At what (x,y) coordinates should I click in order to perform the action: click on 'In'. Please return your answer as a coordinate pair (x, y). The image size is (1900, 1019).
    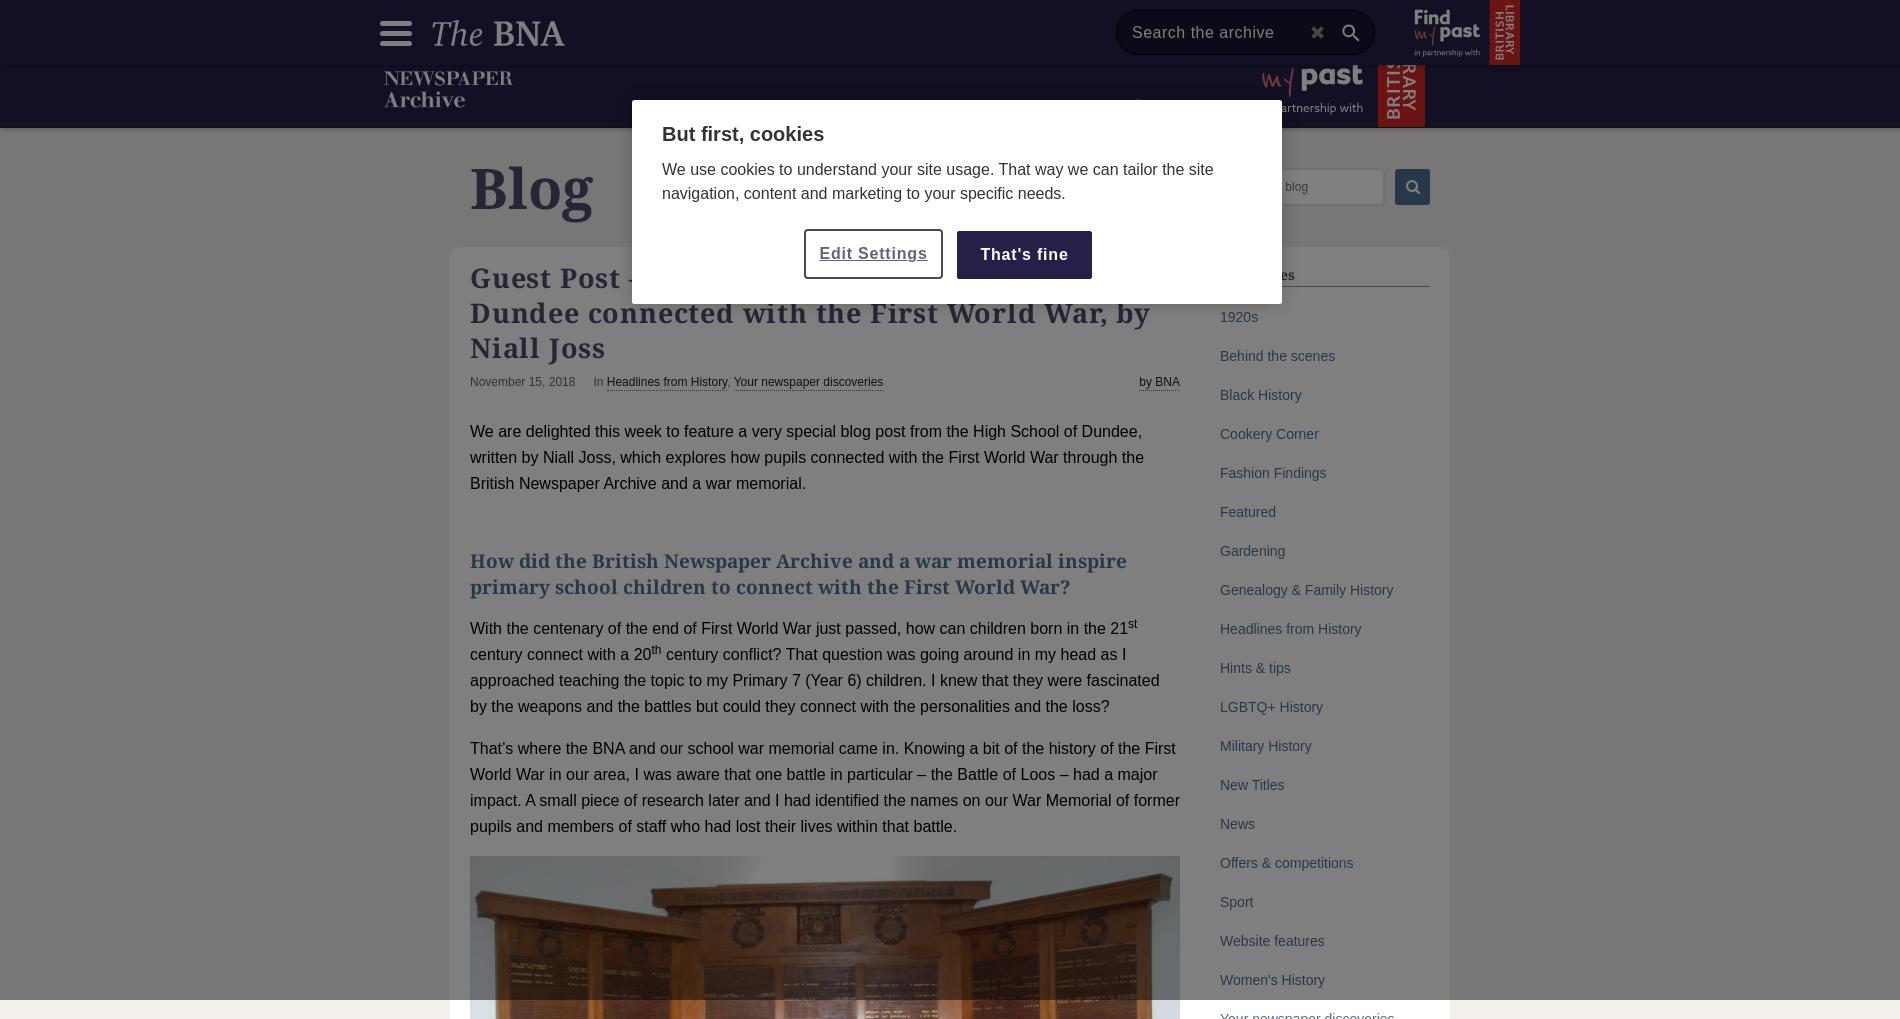
    Looking at the image, I should click on (599, 381).